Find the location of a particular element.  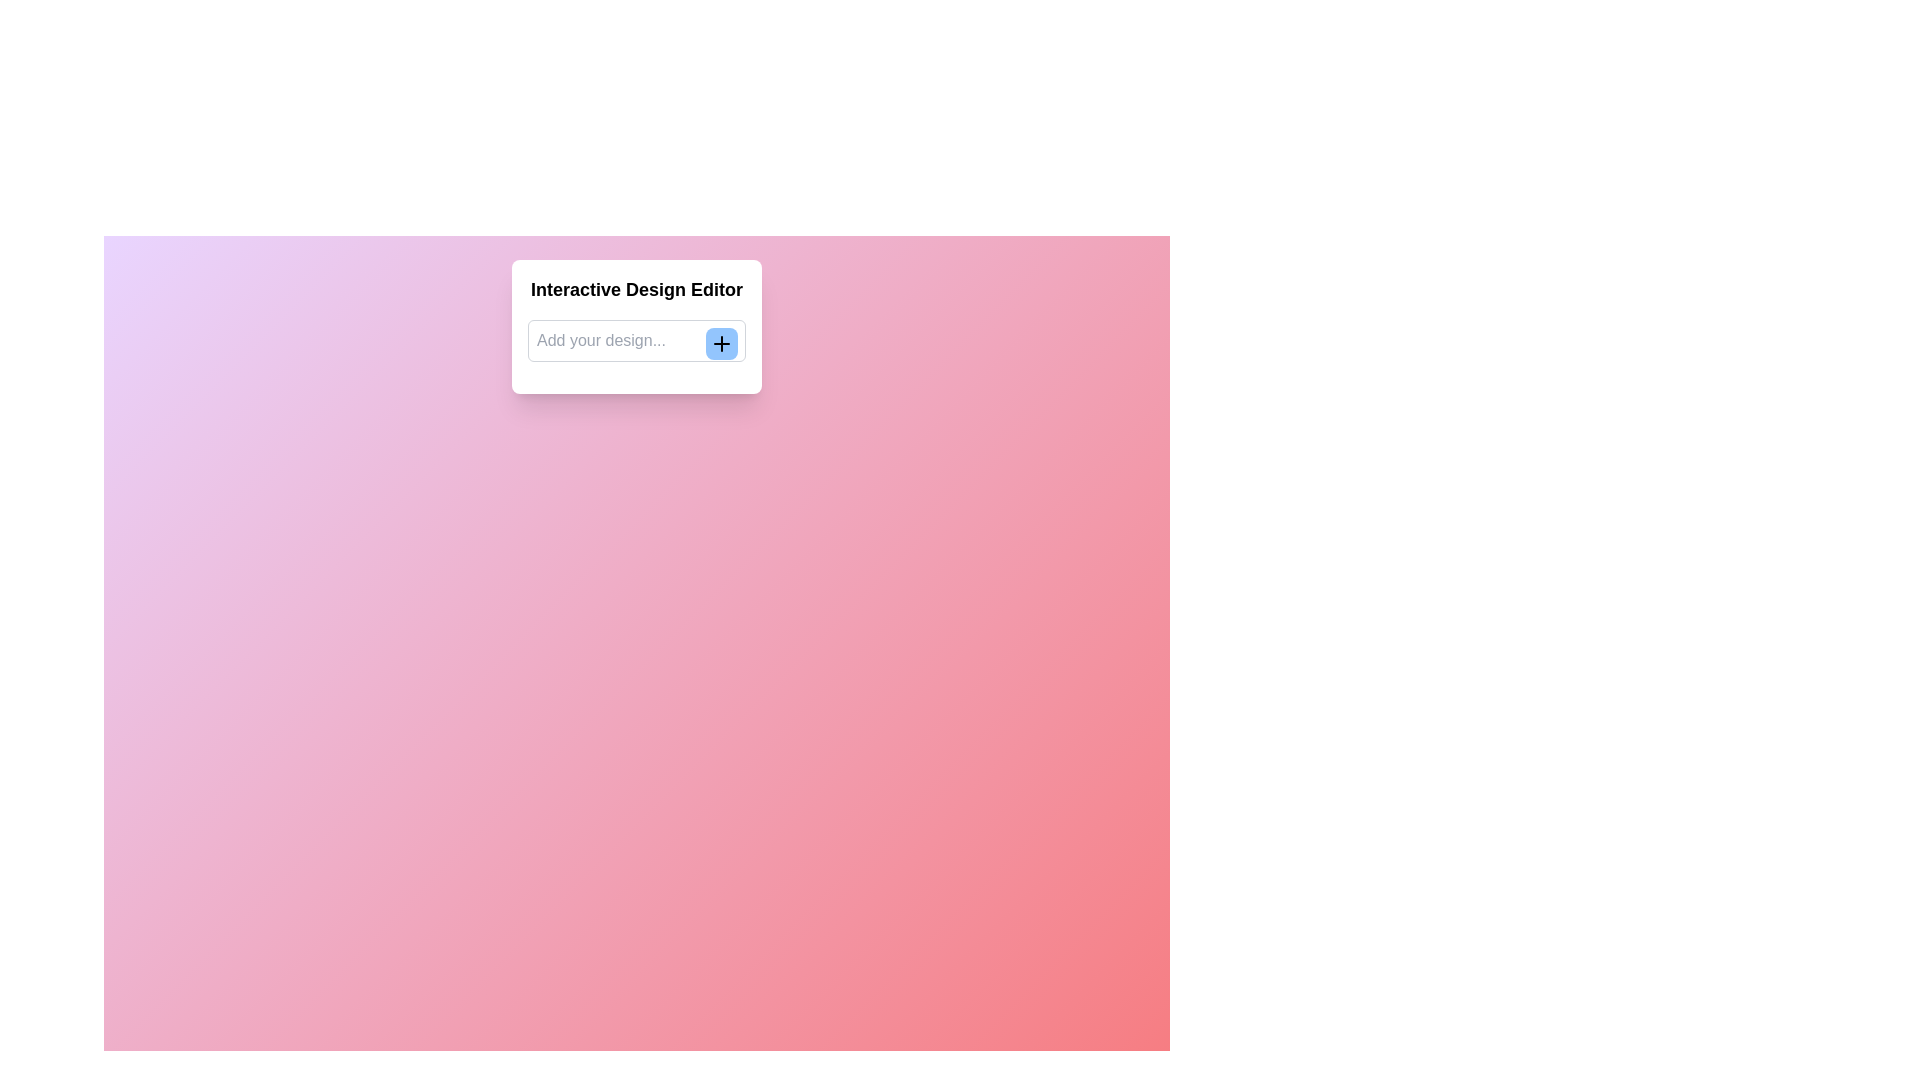

the interactive button located in the top-right corner of the textbox labeled 'Add your design...' is located at coordinates (720, 342).